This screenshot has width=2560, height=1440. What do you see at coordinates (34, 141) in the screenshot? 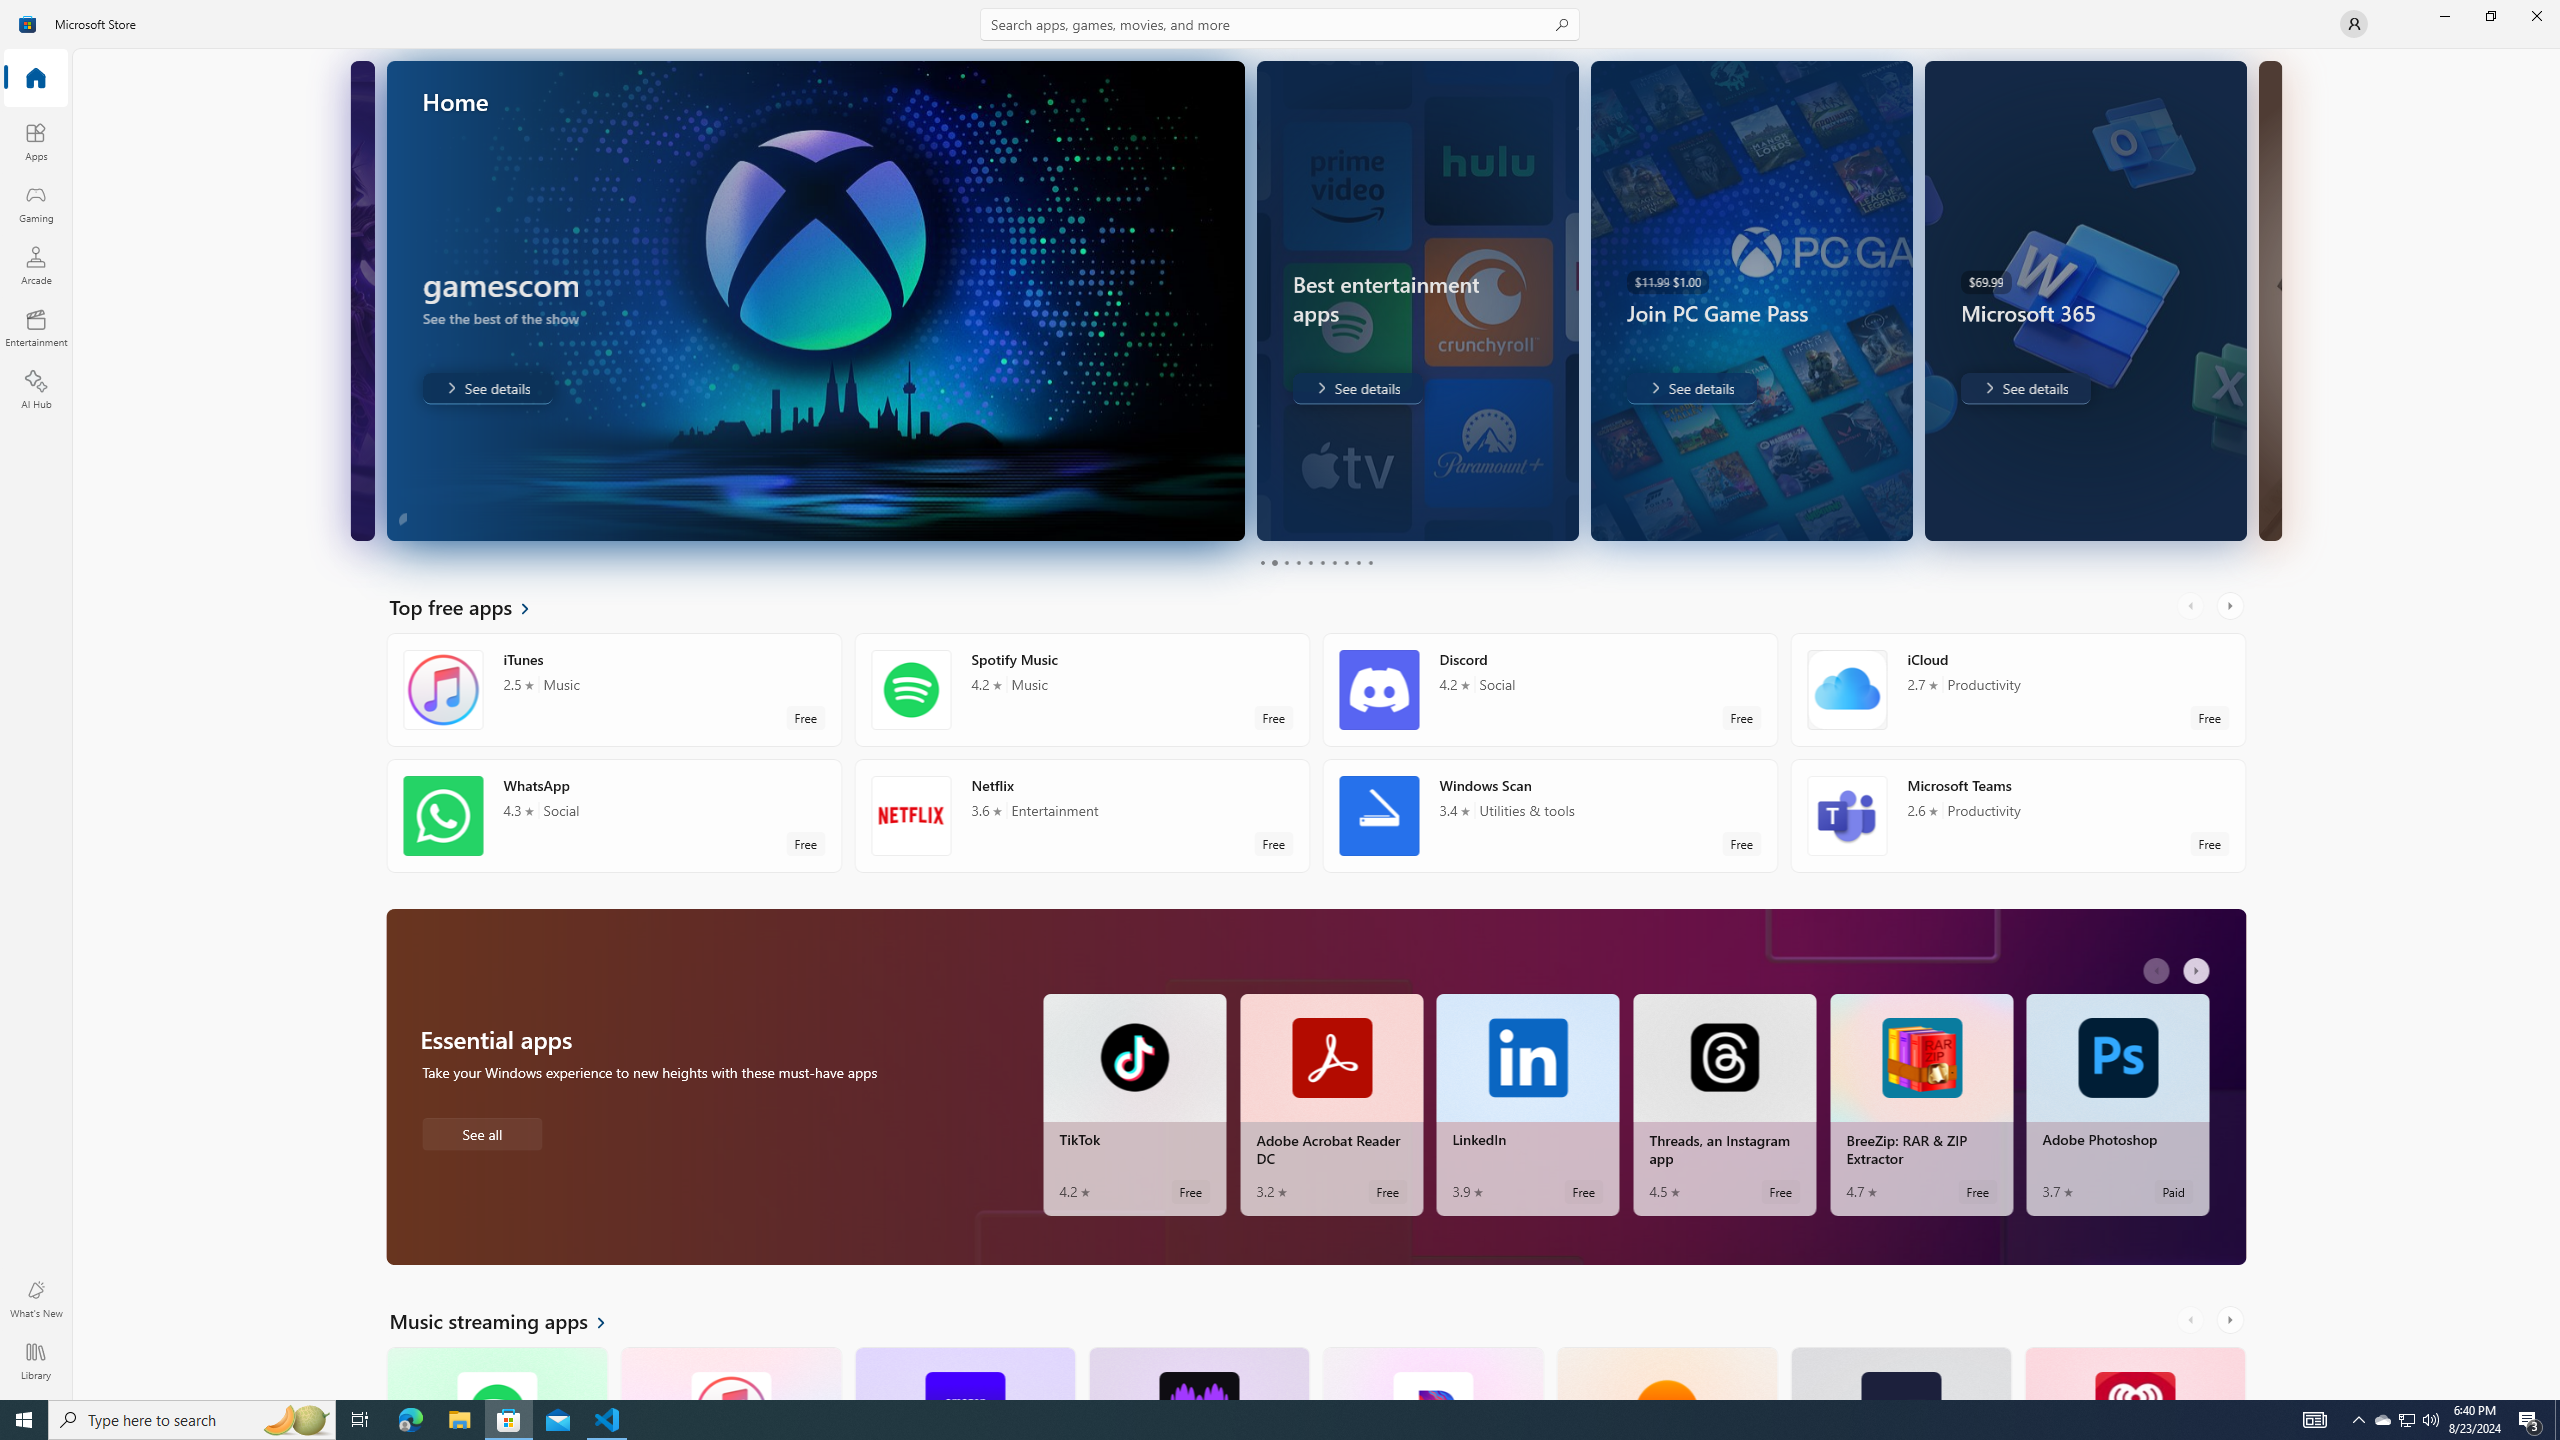
I see `'Apps'` at bounding box center [34, 141].